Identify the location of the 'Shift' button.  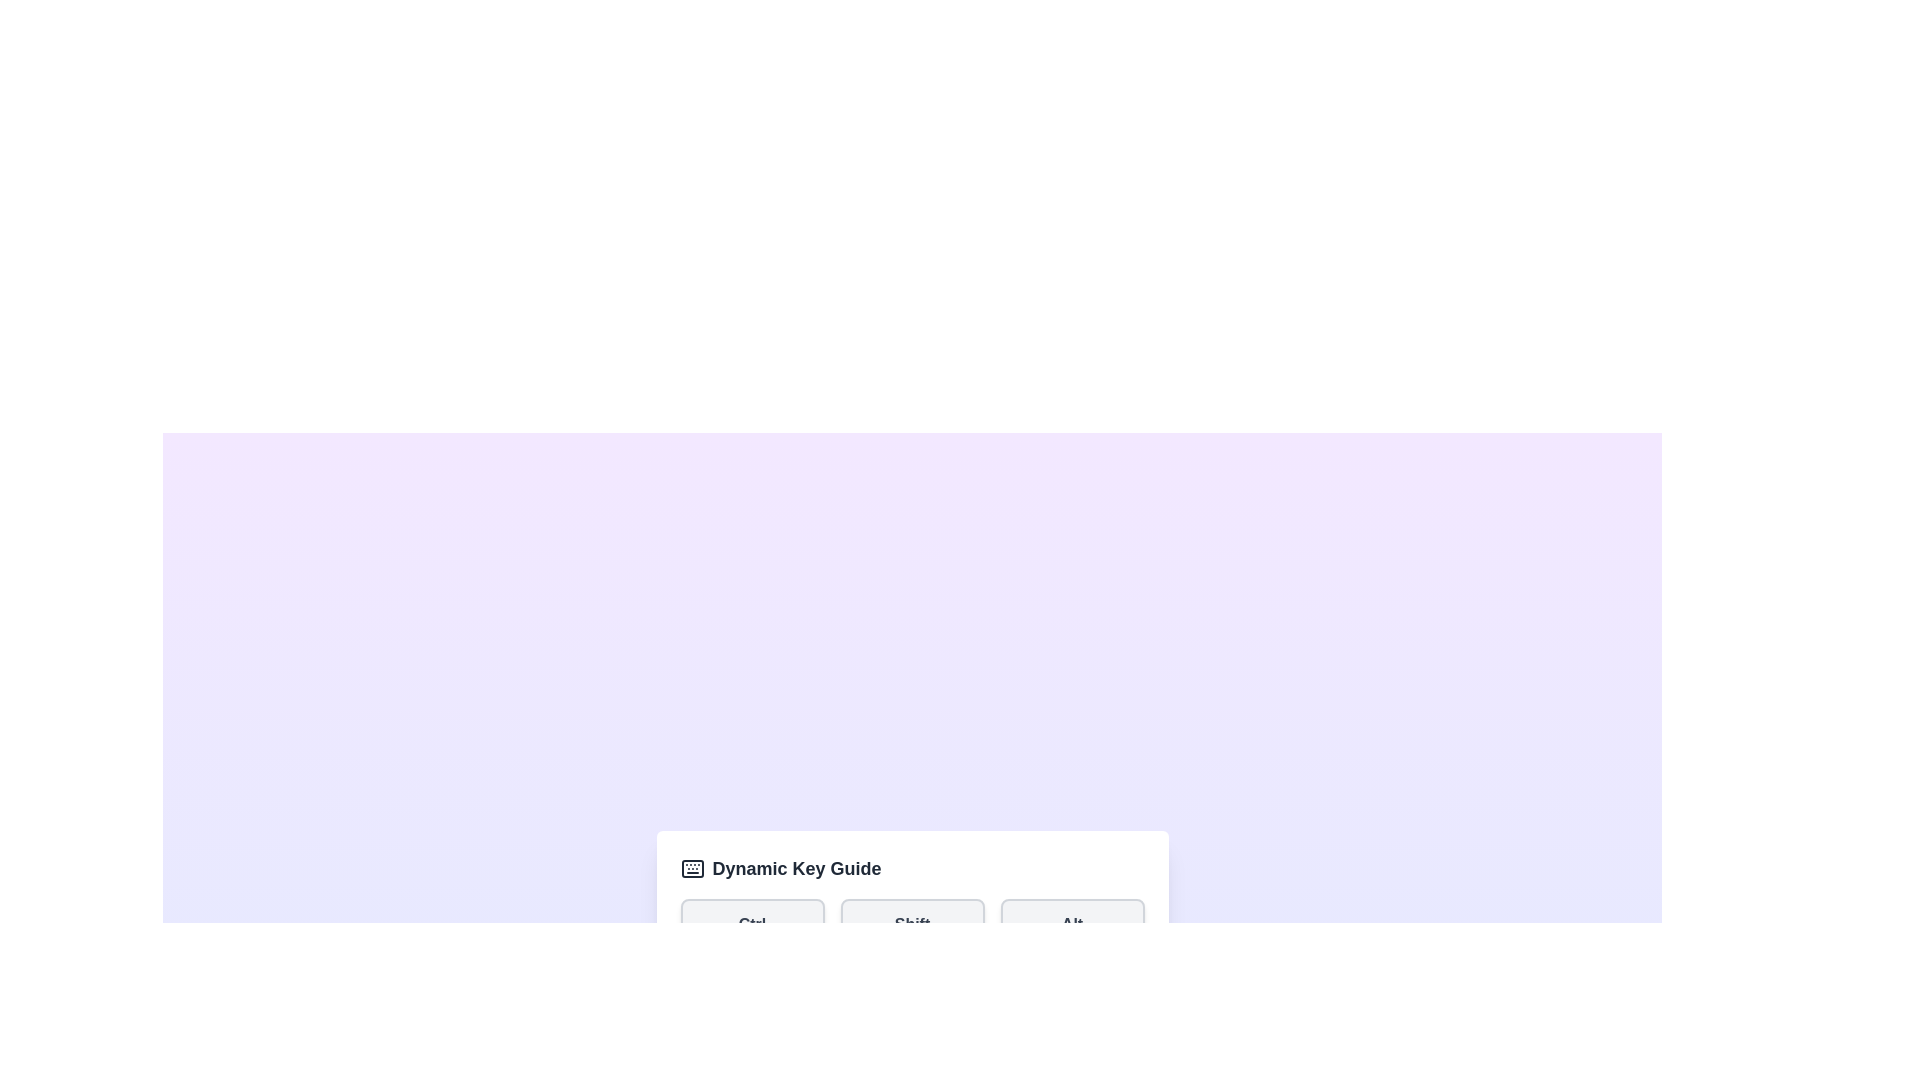
(911, 925).